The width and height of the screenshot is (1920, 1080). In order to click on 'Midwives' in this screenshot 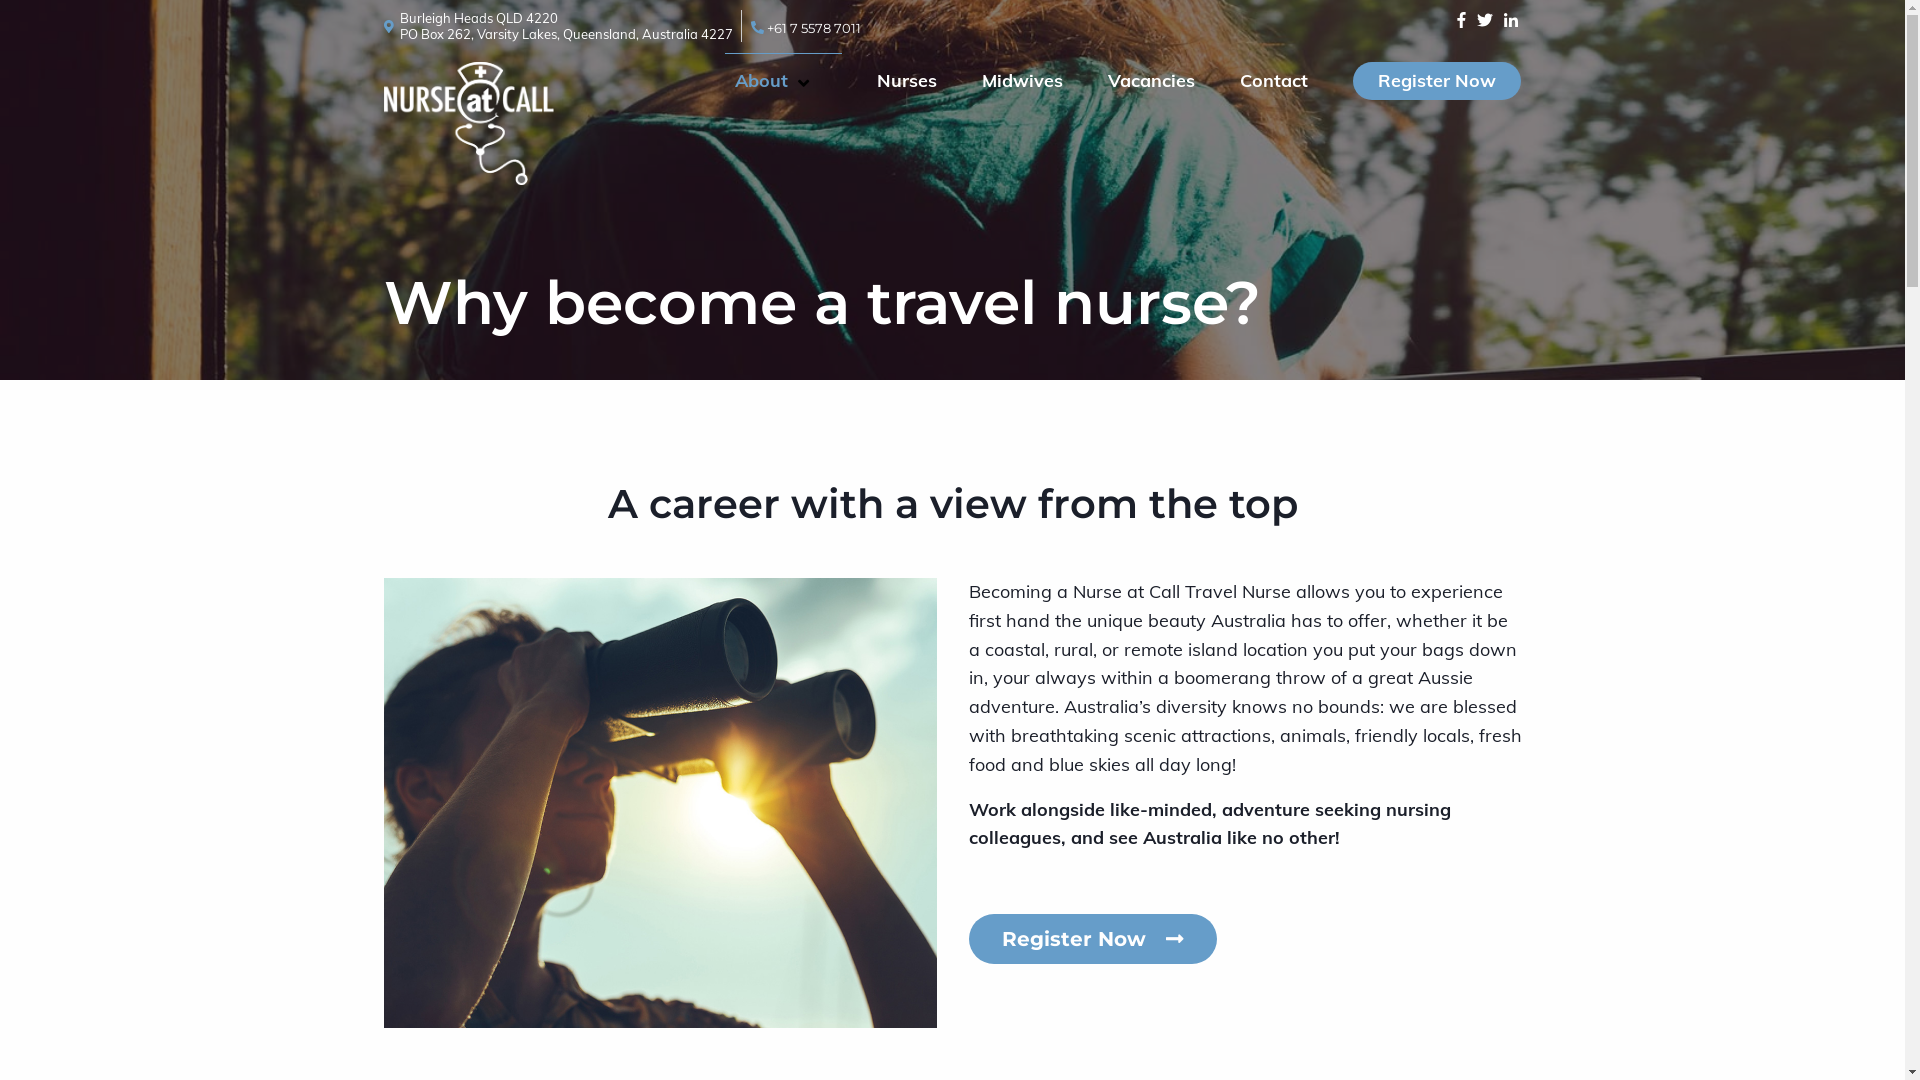, I will do `click(982, 80)`.